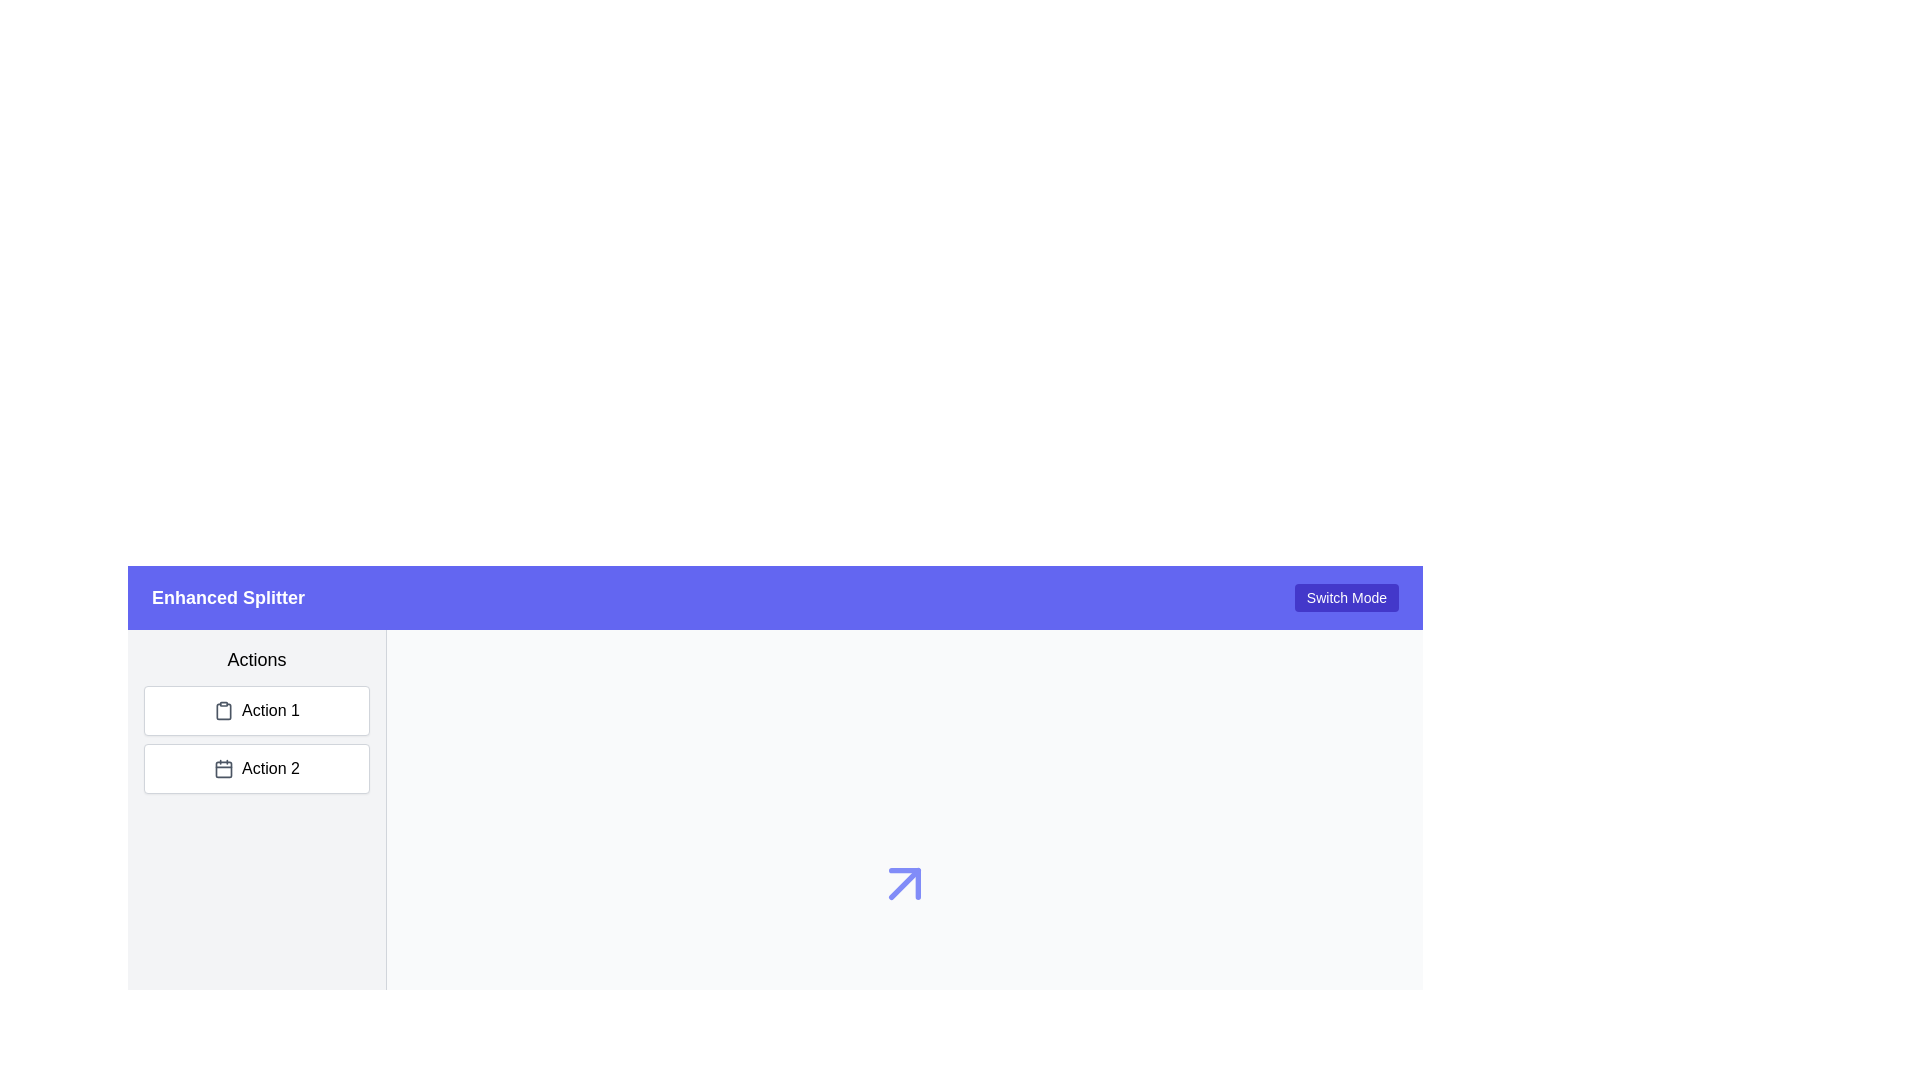  I want to click on the Action 1 button icon, which visually represents the purpose of the action and is the first button in the vertical list labeled 'Actions' on the left side of the interface, so click(224, 709).